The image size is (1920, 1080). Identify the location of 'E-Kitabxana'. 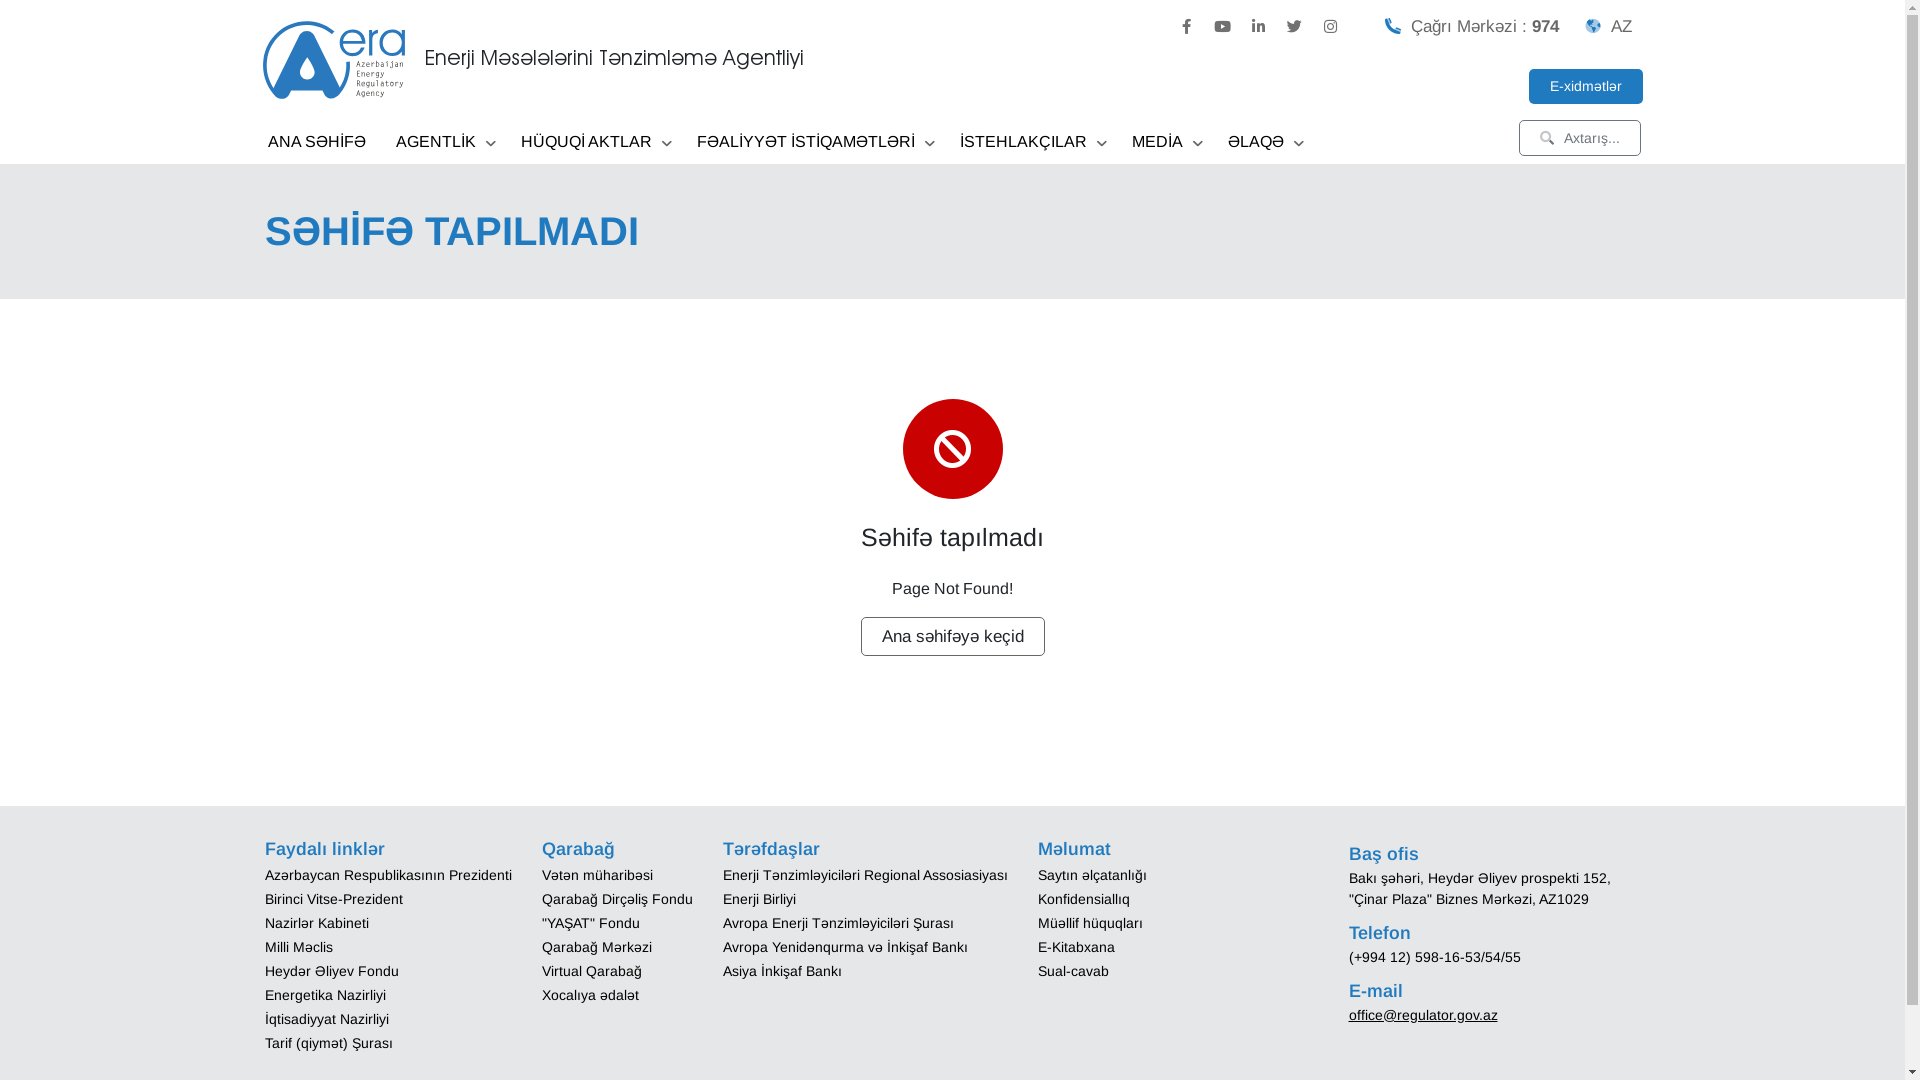
(1075, 945).